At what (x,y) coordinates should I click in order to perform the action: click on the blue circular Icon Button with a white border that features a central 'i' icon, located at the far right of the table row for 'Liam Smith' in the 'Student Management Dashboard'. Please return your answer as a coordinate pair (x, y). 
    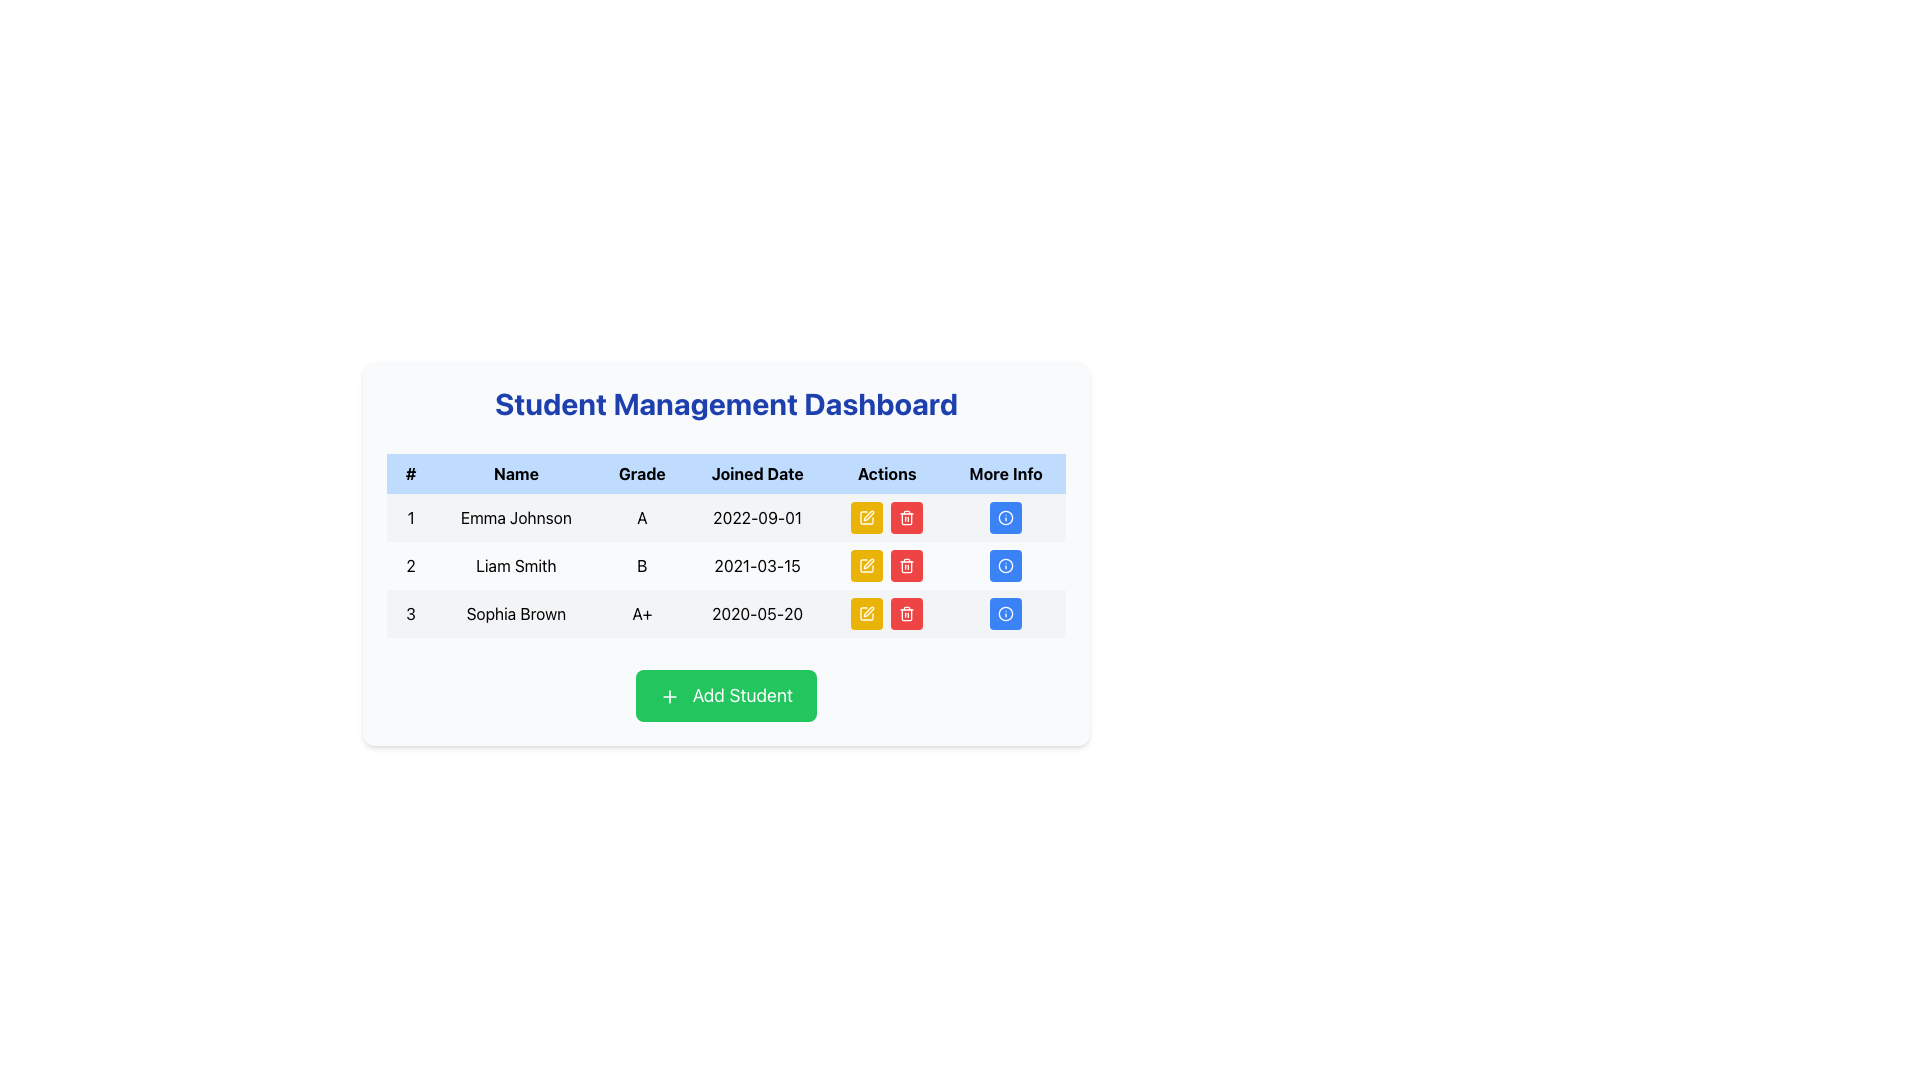
    Looking at the image, I should click on (1006, 566).